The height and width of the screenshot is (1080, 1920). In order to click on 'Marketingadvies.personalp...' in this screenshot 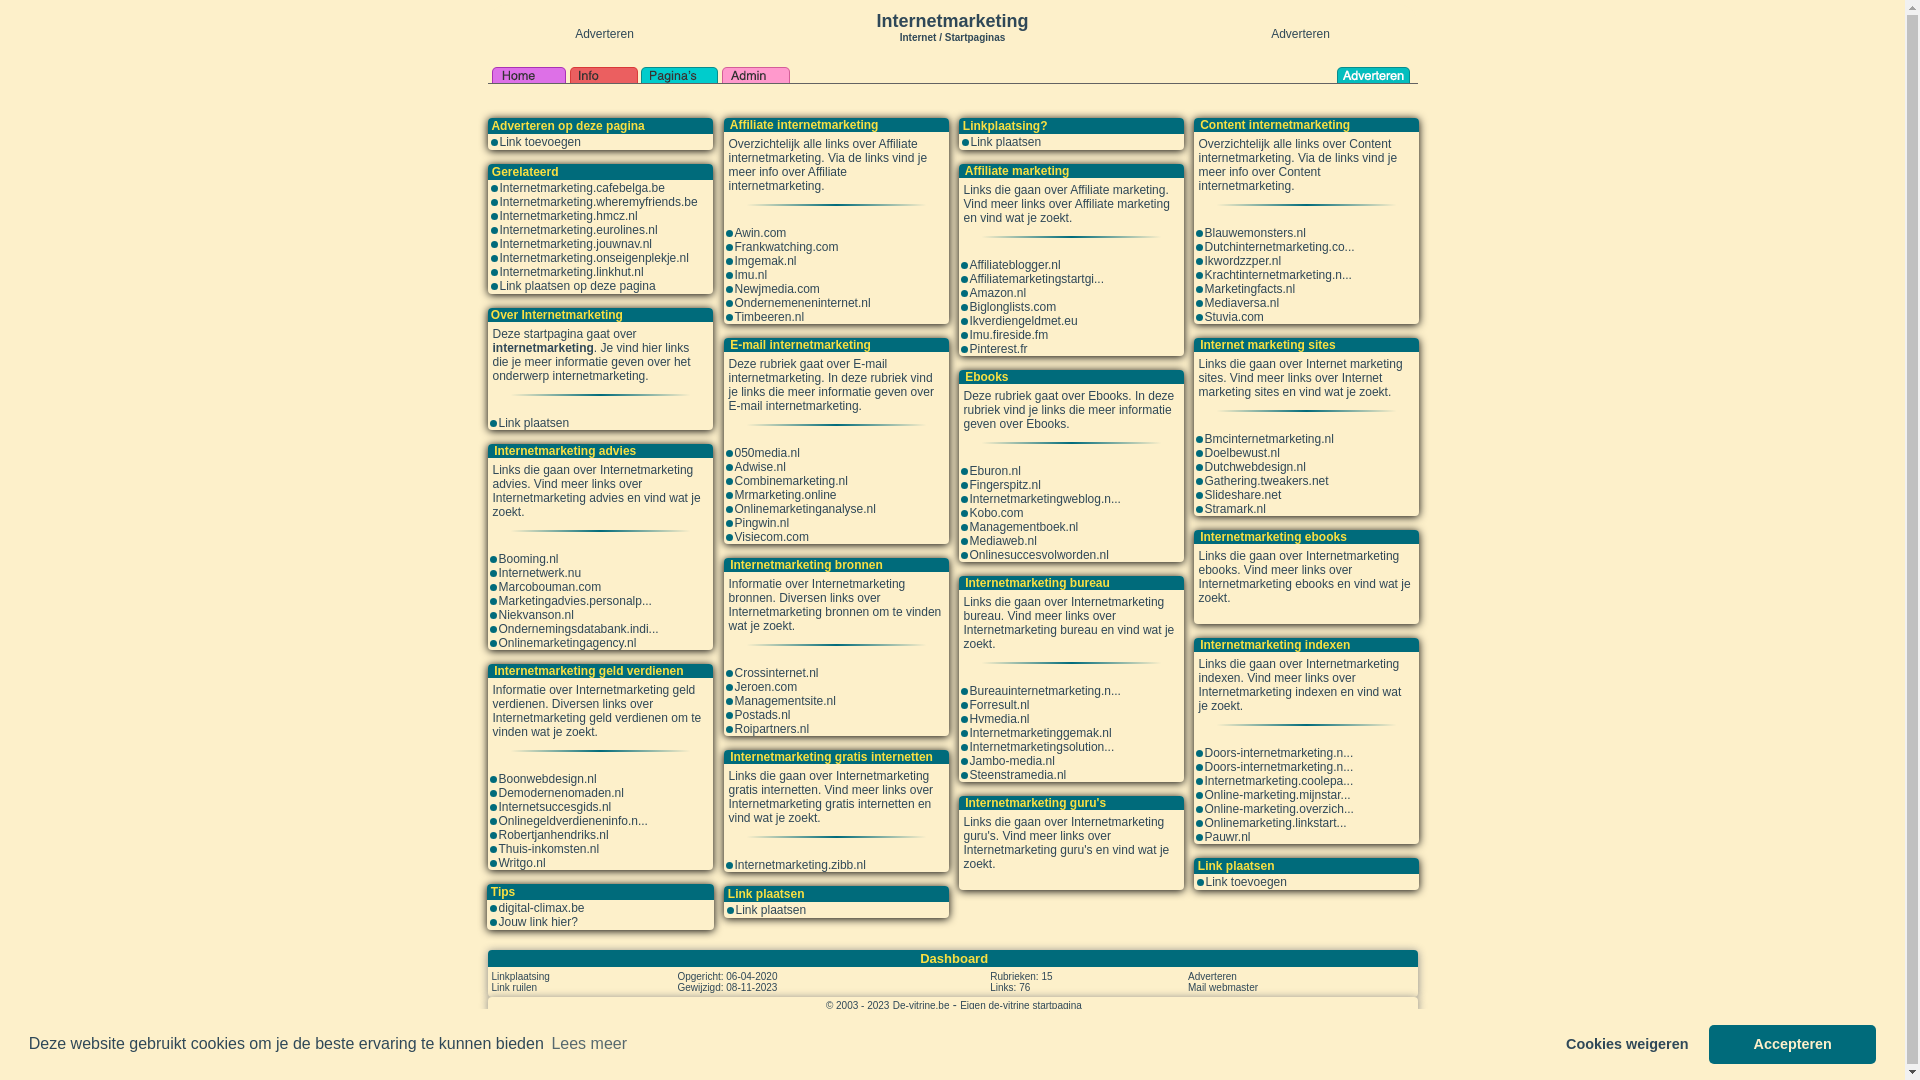, I will do `click(573, 600)`.